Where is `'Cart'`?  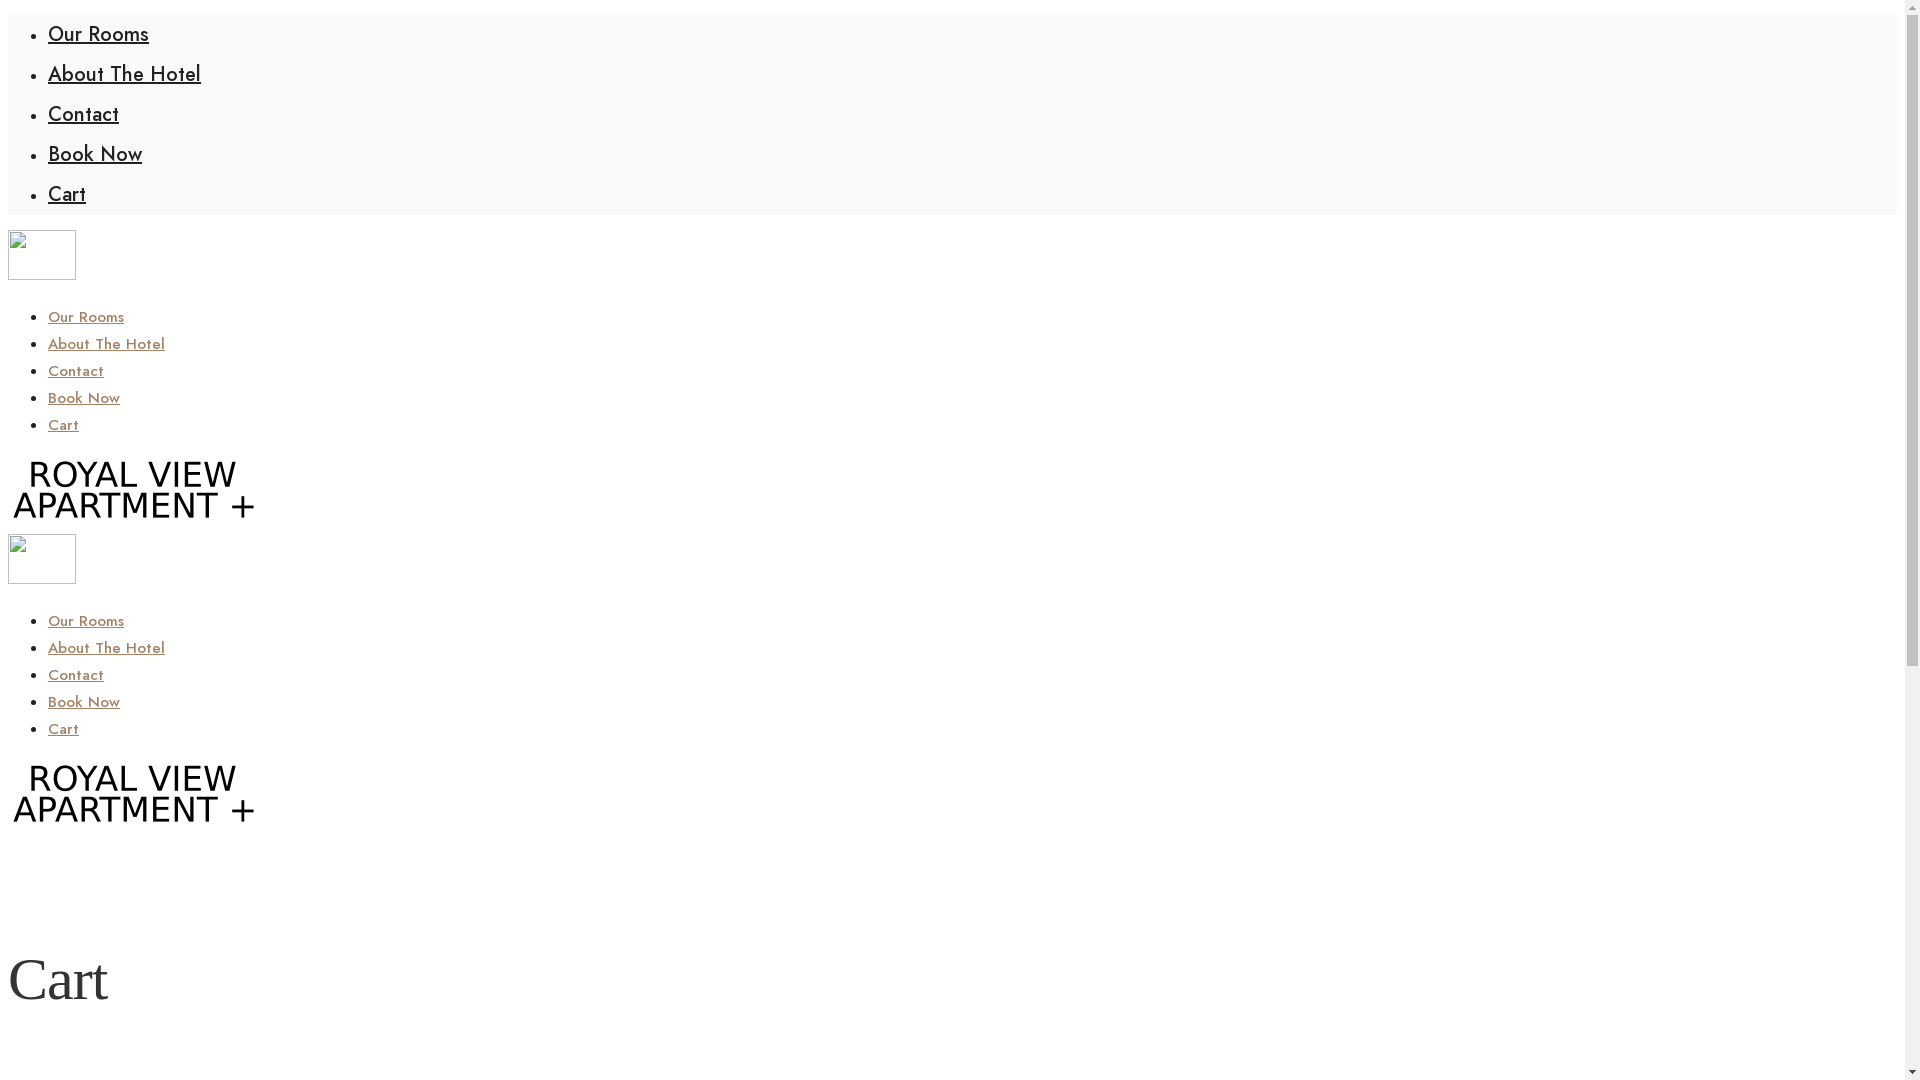
'Cart' is located at coordinates (67, 194).